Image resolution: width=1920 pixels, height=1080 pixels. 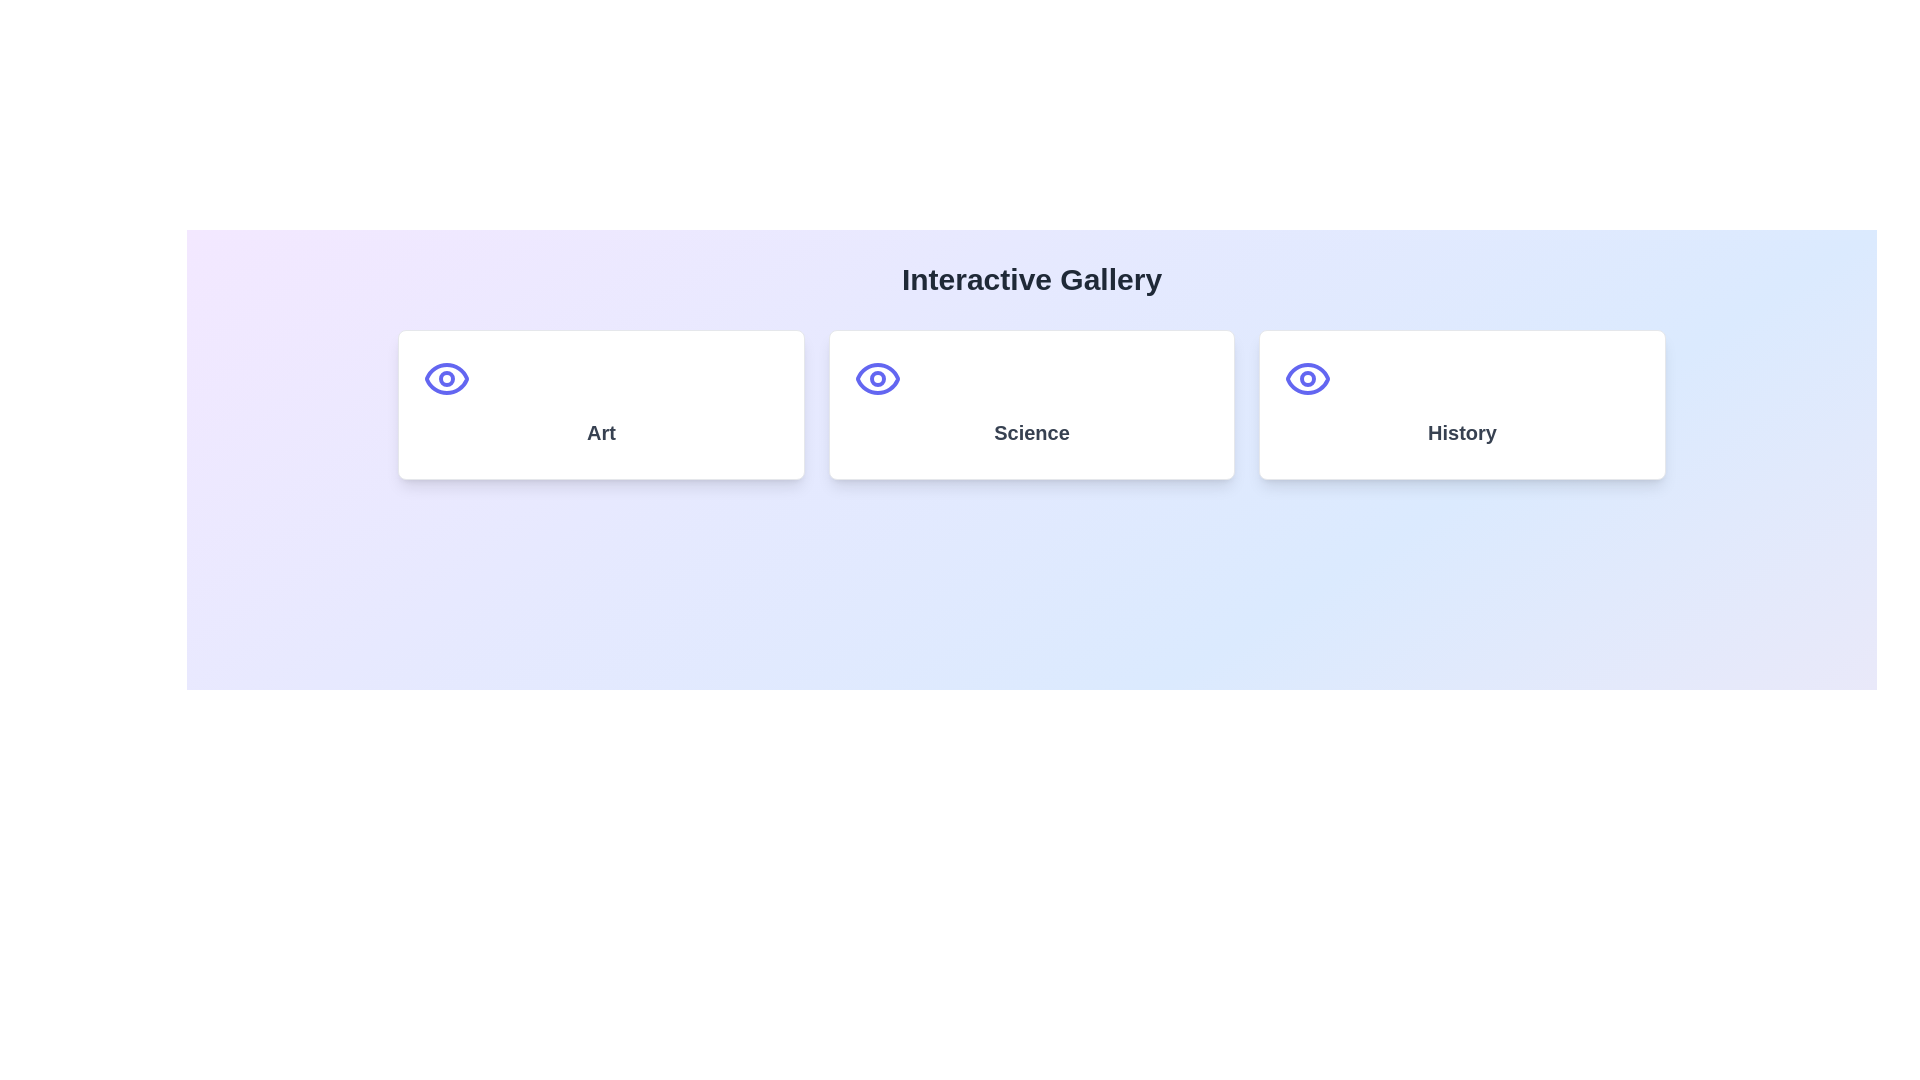 I want to click on the decorative icon located at the top center of the third card, which is positioned above the text 'History', so click(x=1308, y=378).